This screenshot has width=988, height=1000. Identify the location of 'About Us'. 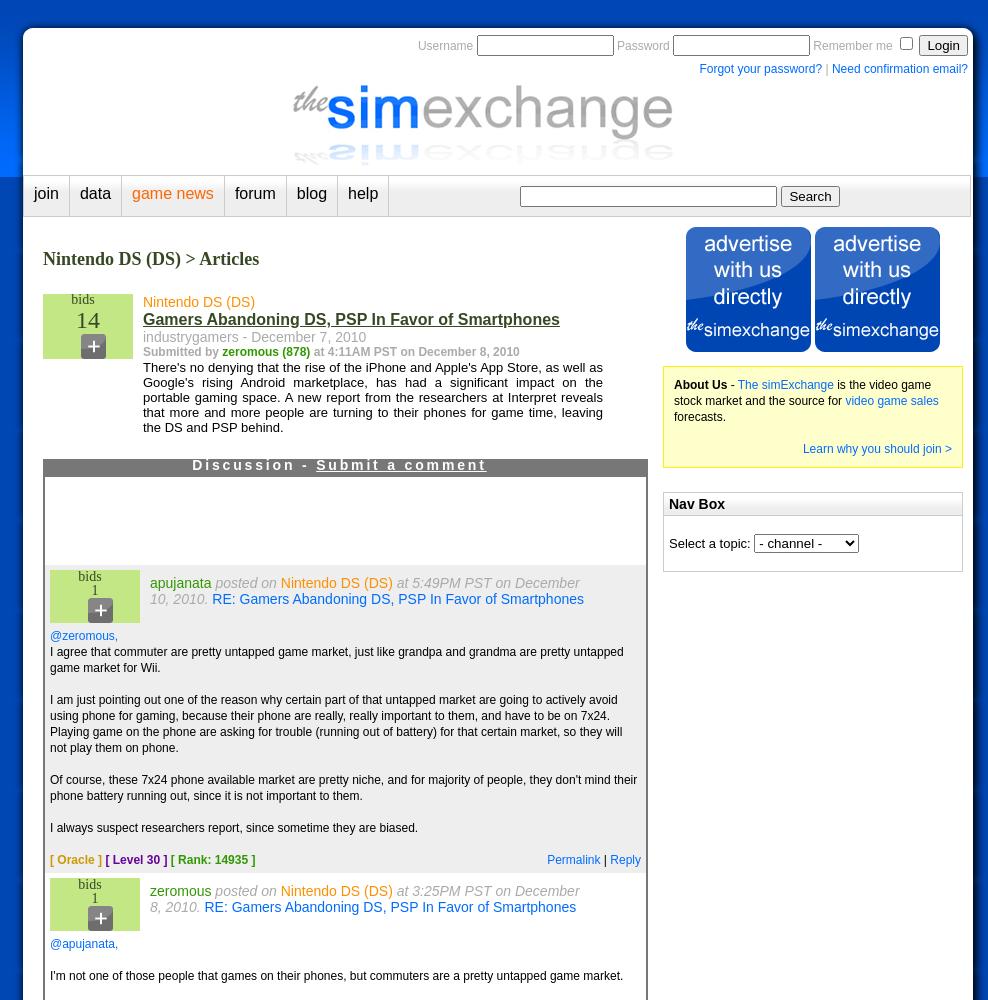
(700, 385).